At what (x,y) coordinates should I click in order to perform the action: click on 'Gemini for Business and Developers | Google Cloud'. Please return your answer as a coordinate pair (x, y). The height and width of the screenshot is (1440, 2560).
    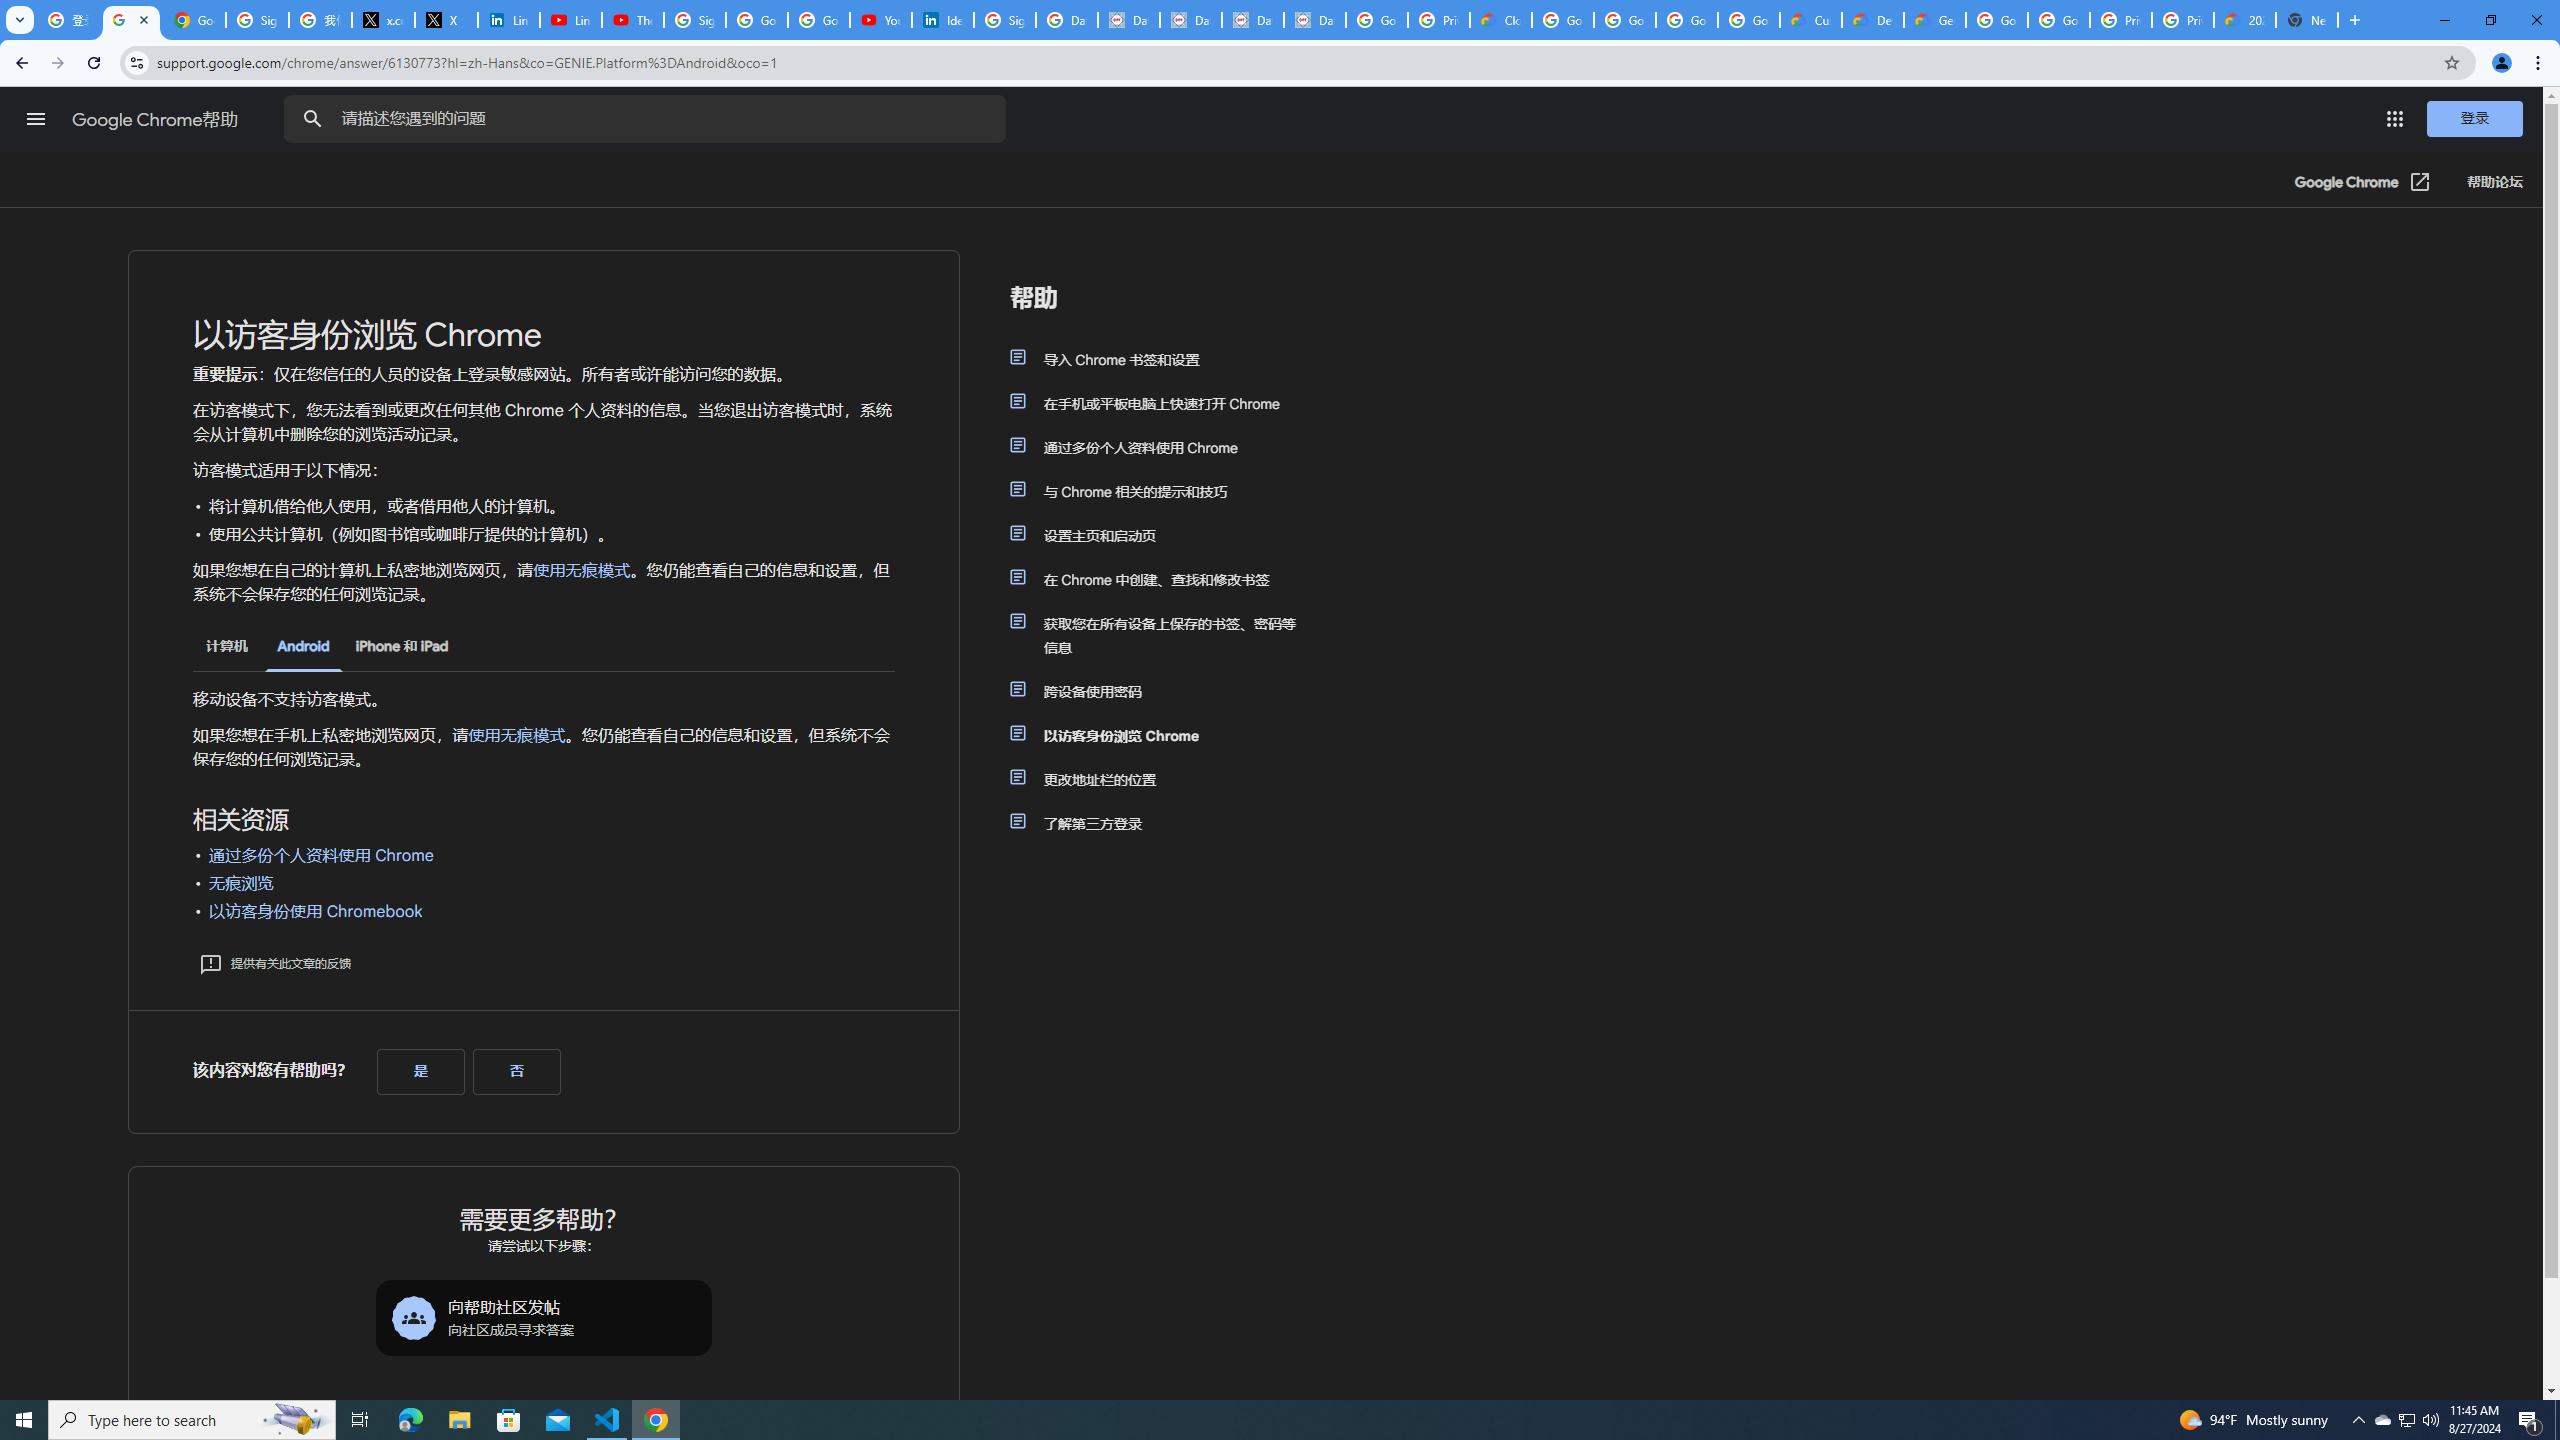
    Looking at the image, I should click on (1933, 19).